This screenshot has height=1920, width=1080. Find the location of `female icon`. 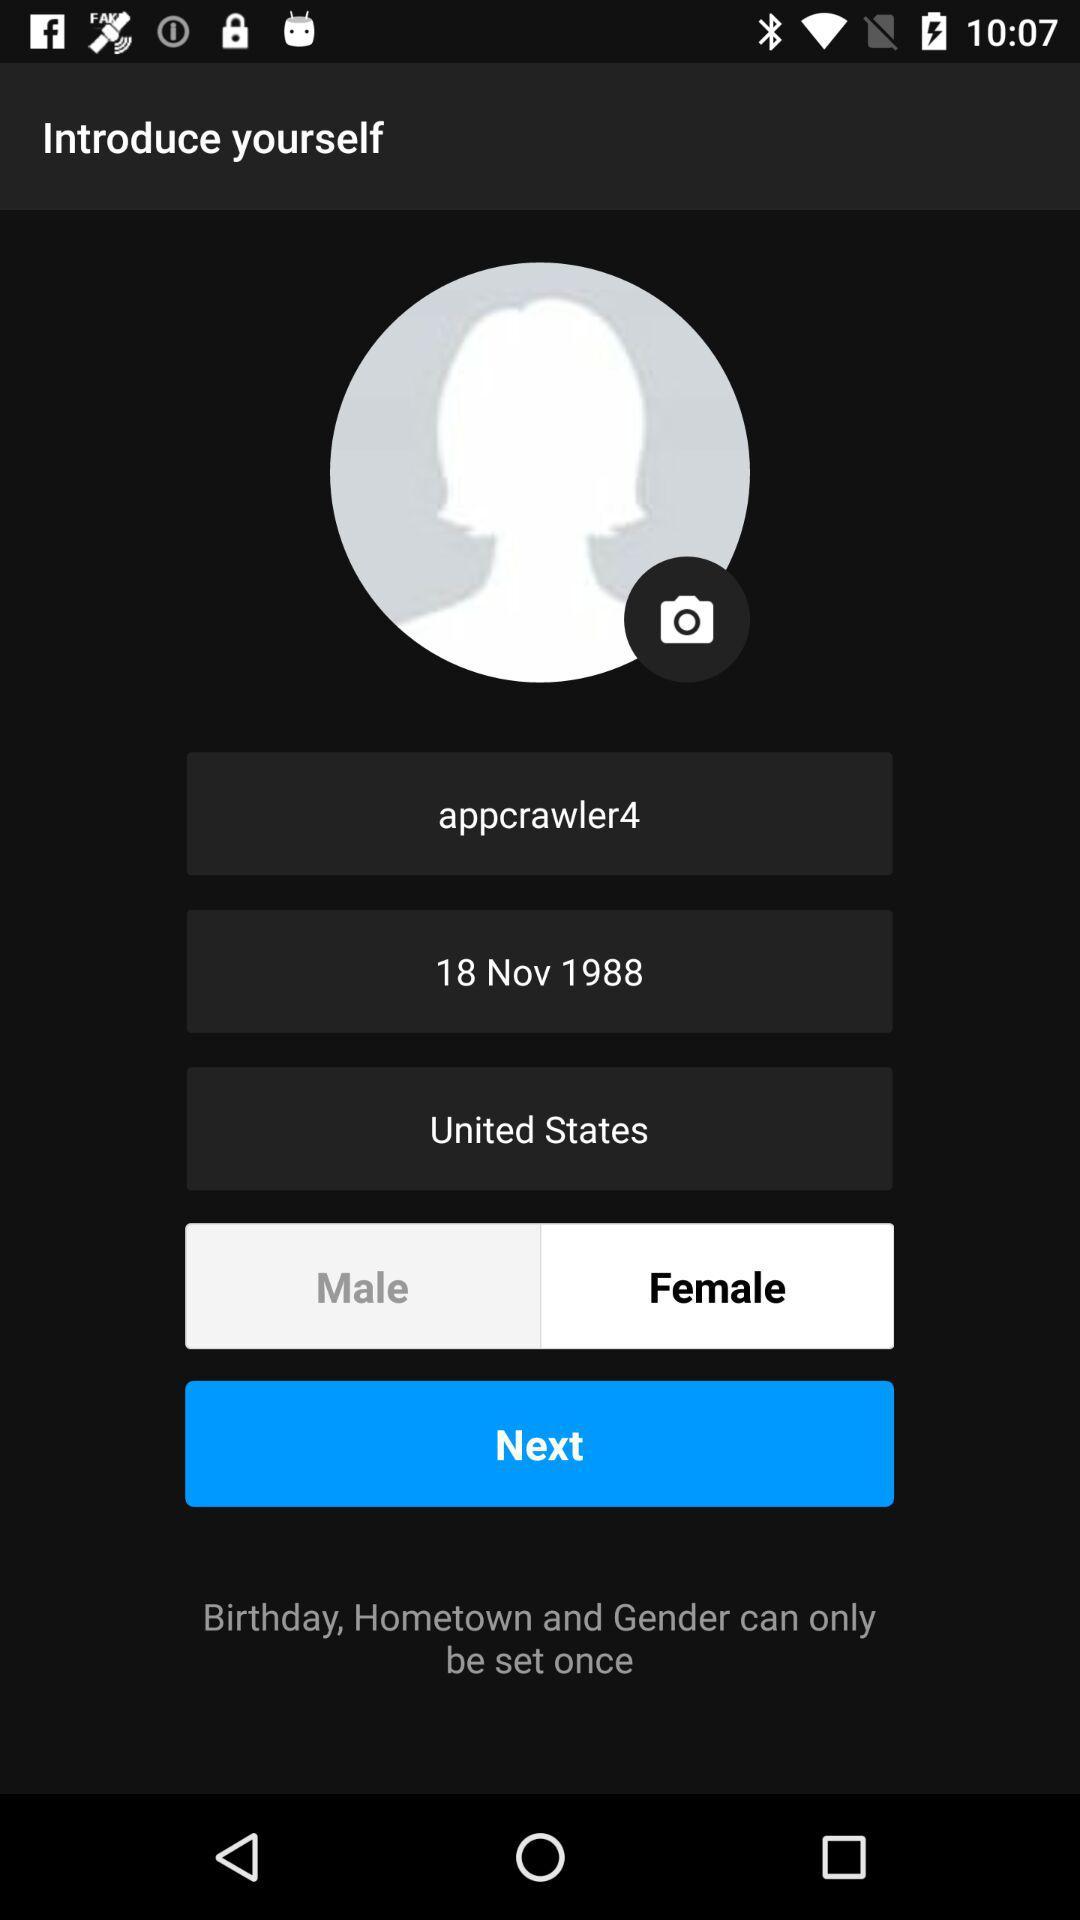

female icon is located at coordinates (716, 1286).